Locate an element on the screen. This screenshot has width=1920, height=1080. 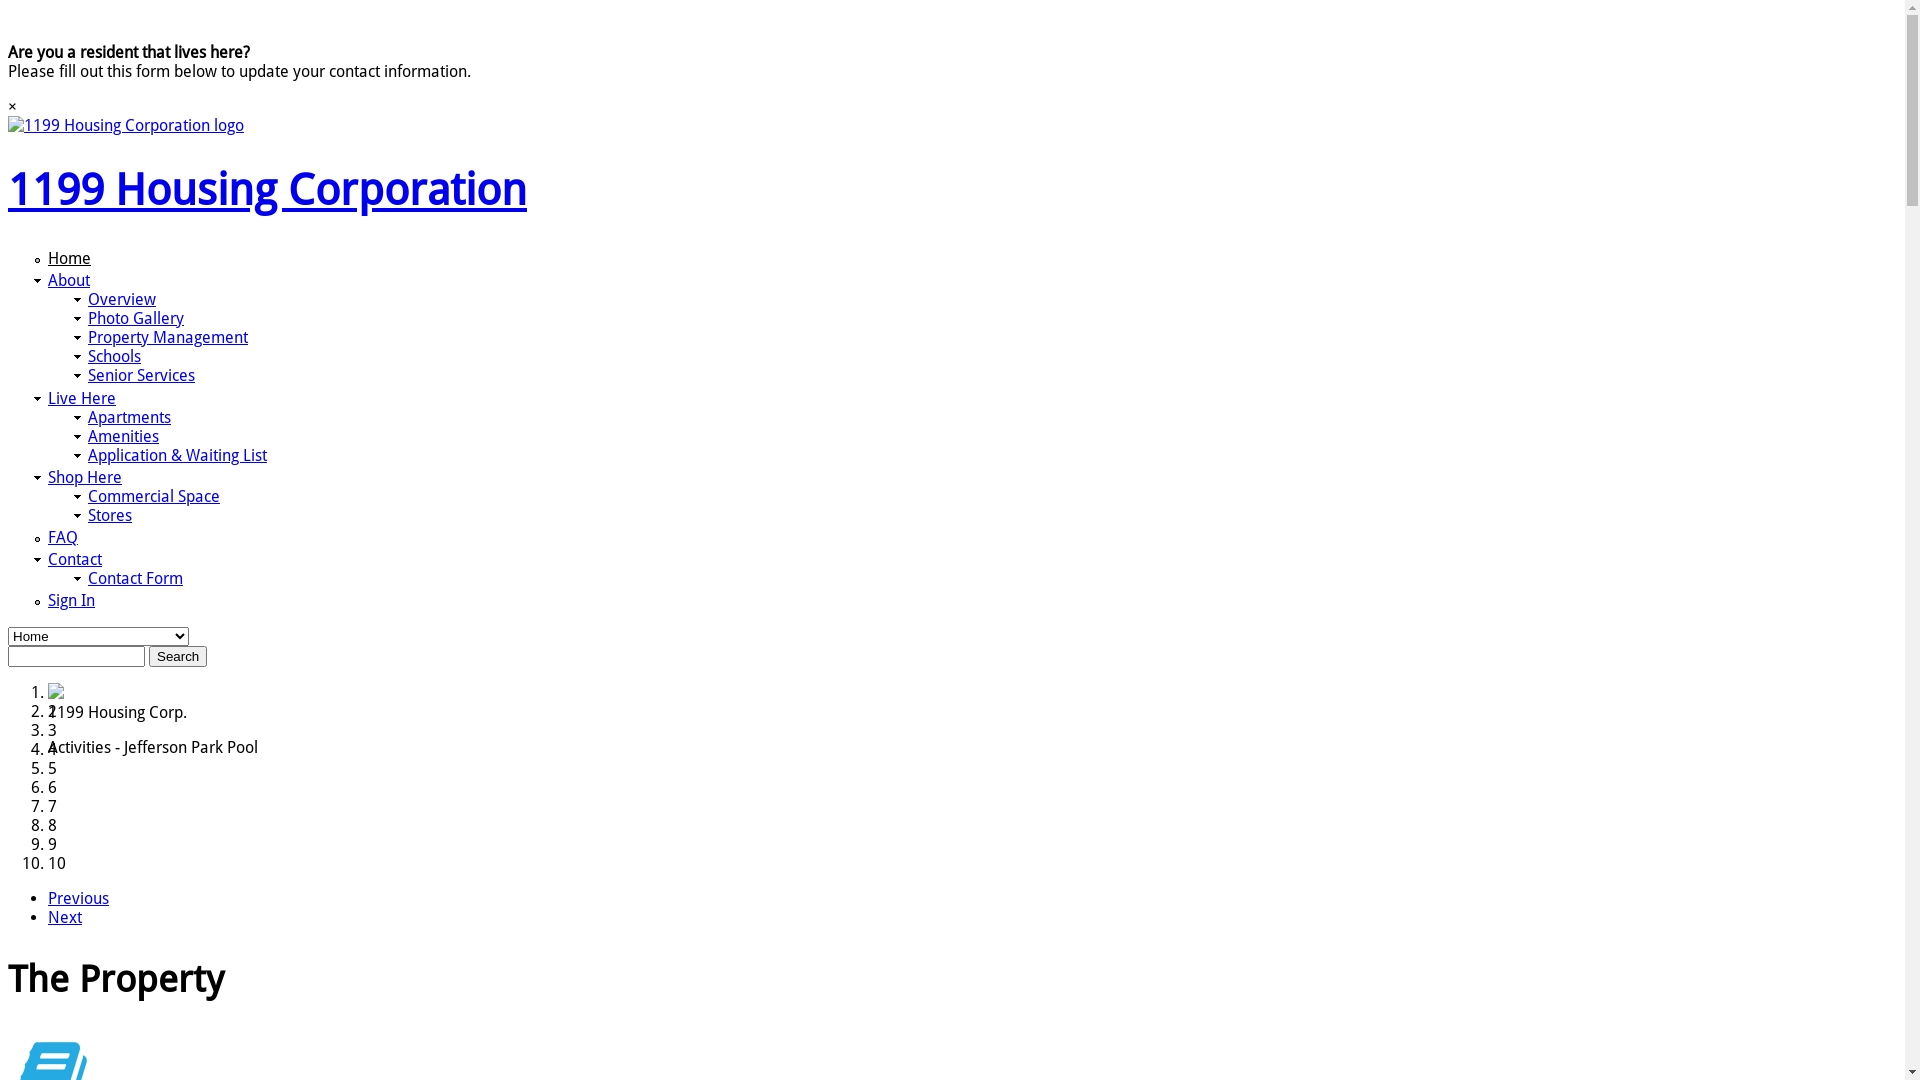
'10' is located at coordinates (48, 862).